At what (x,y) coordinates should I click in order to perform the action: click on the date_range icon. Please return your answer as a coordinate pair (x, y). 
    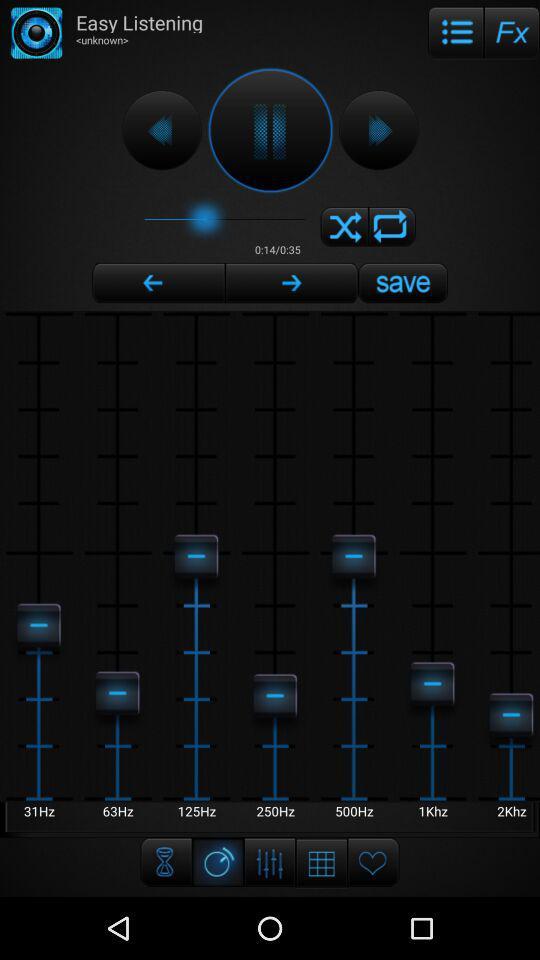
    Looking at the image, I should click on (321, 924).